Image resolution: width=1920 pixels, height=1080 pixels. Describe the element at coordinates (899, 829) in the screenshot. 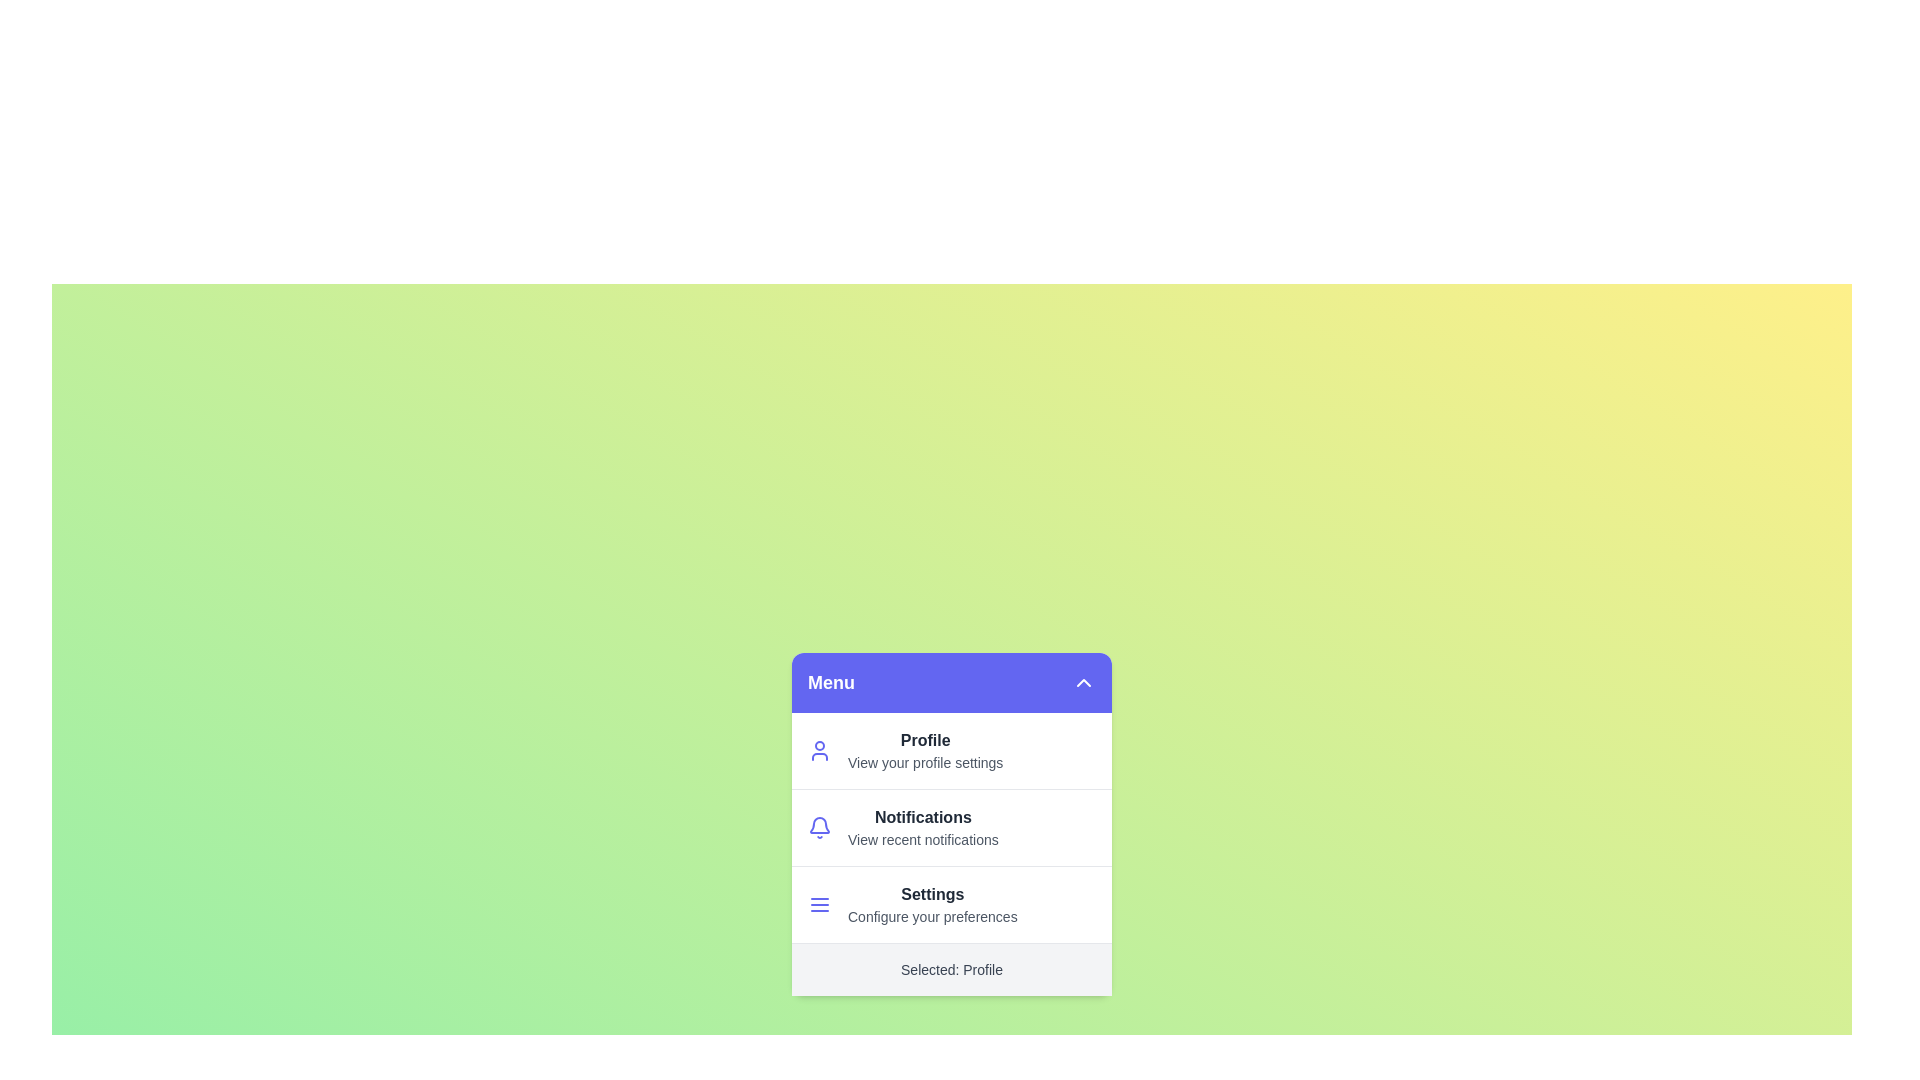

I see `the menu item labeled Notifications` at that location.